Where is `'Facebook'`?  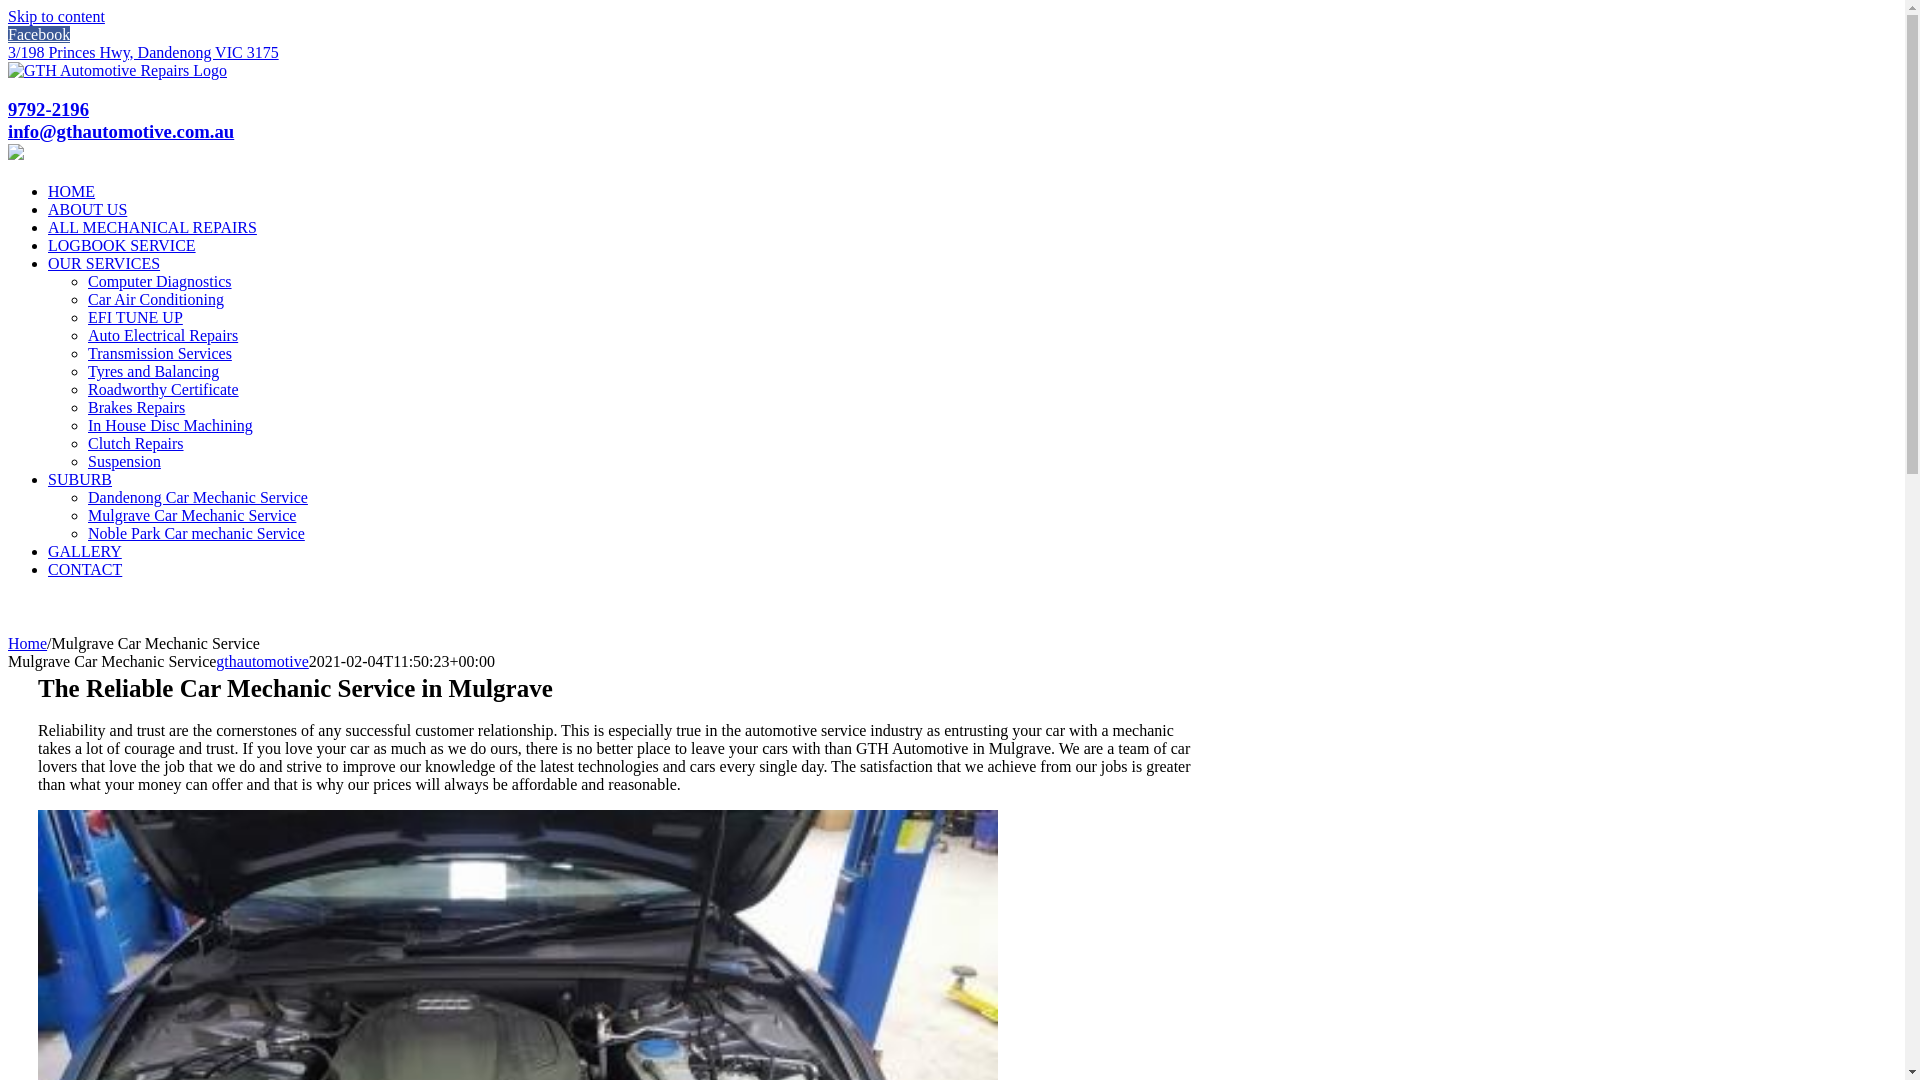
'Facebook' is located at coordinates (38, 34).